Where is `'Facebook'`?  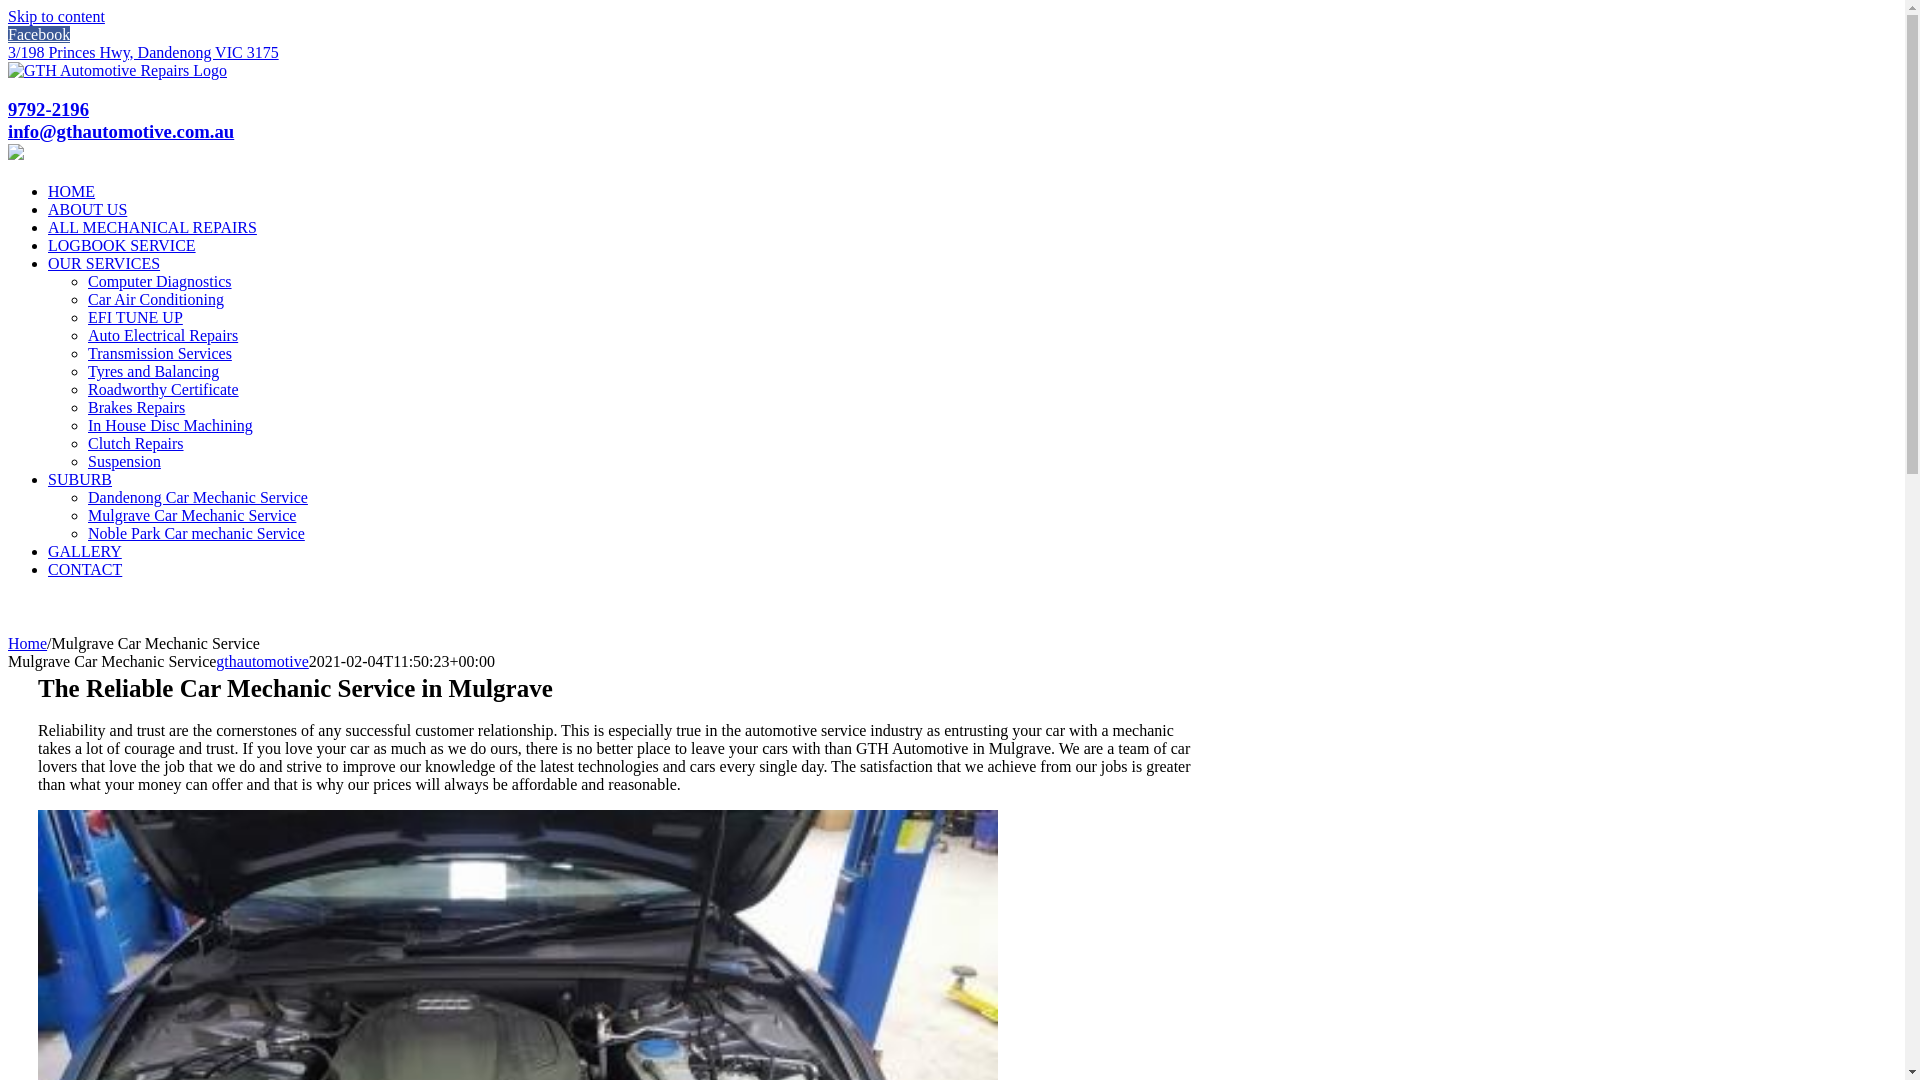
'Facebook' is located at coordinates (38, 34).